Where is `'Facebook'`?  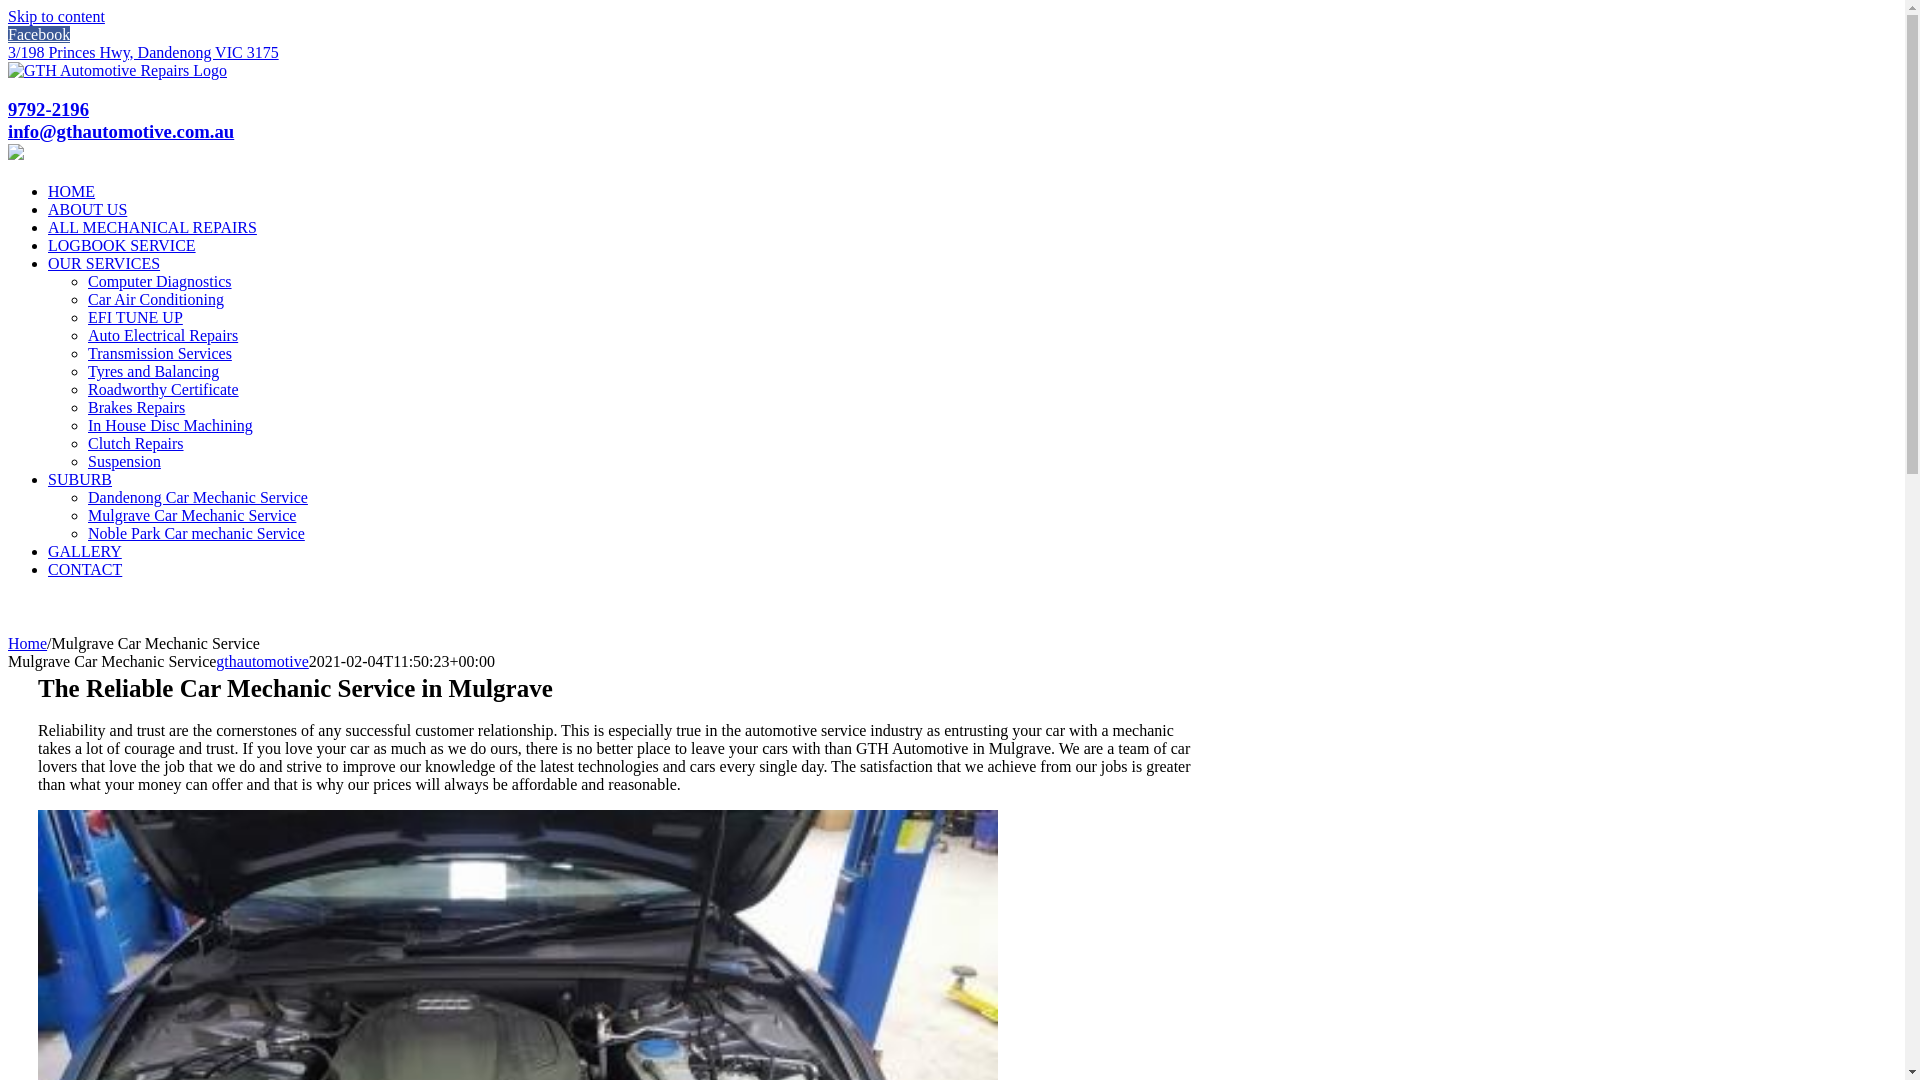
'Facebook' is located at coordinates (38, 34).